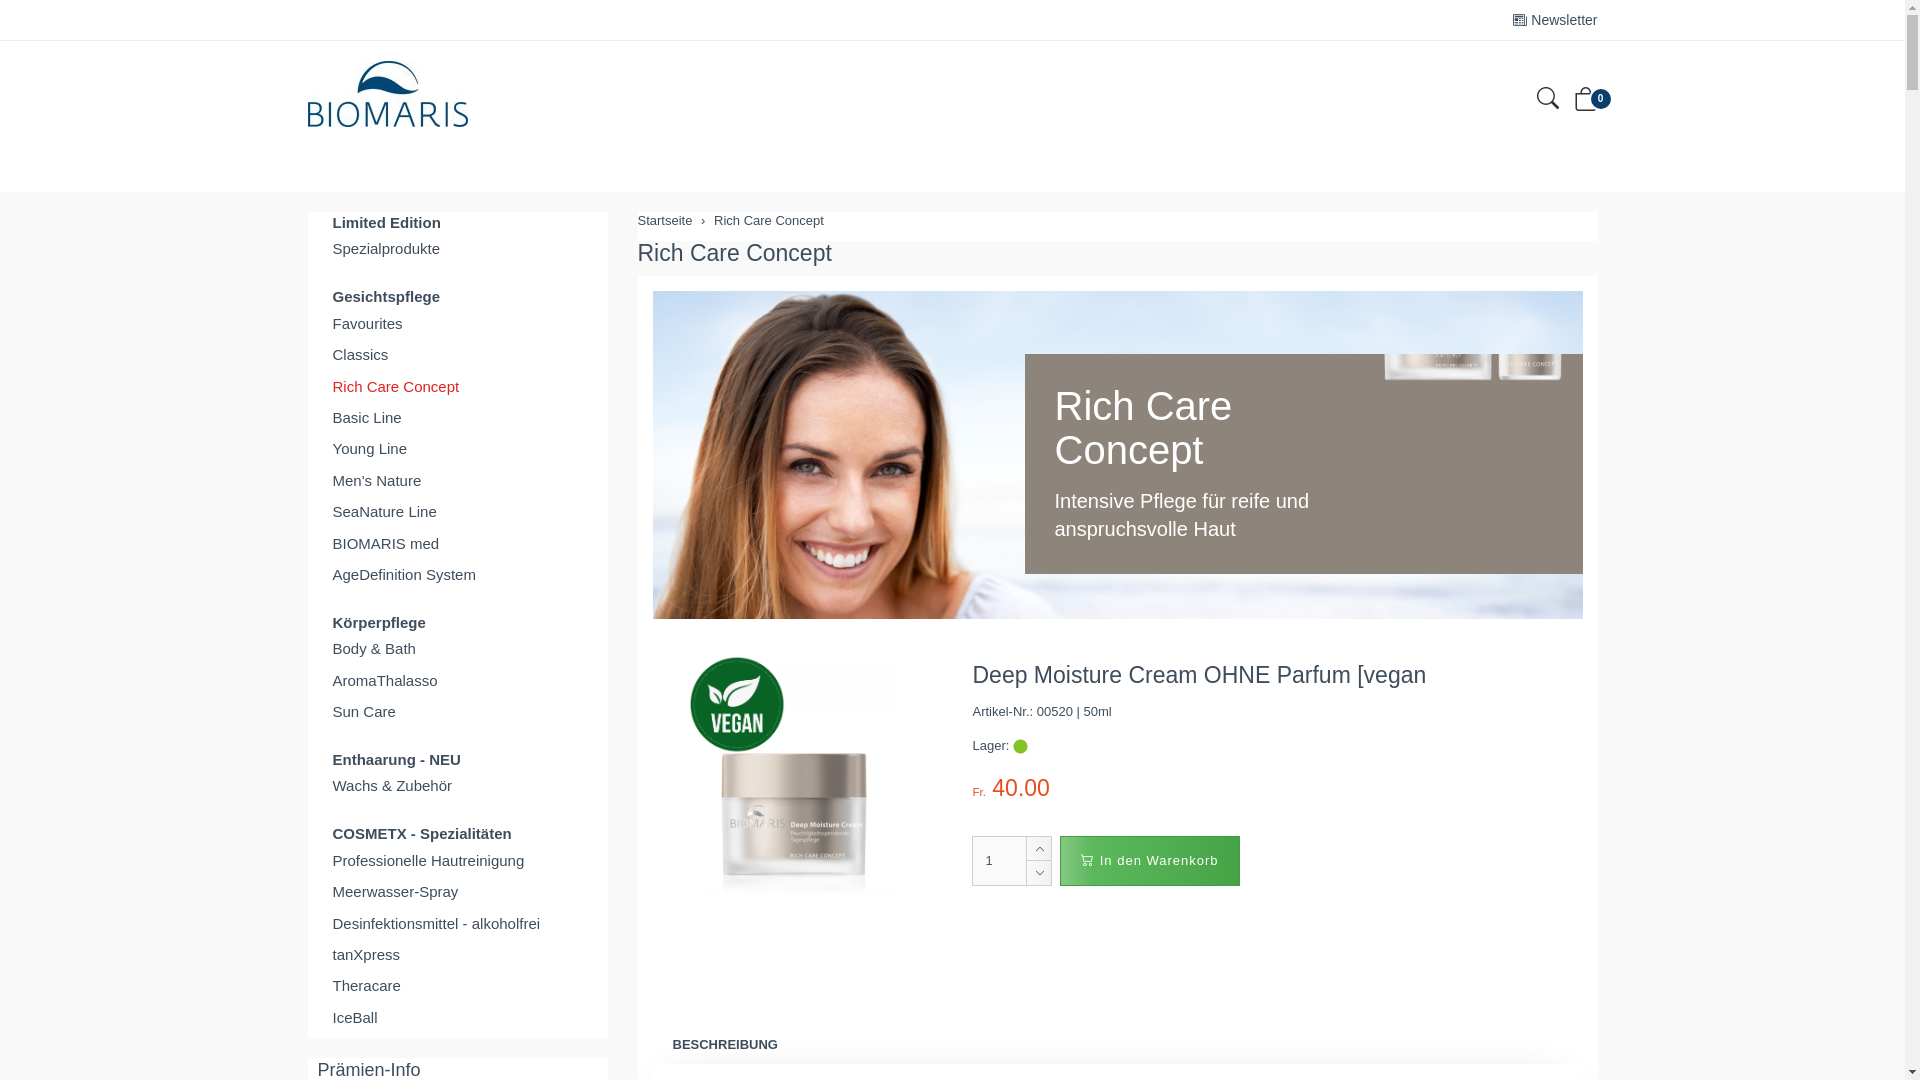 This screenshot has width=1920, height=1080. I want to click on 'Sun Care', so click(456, 710).